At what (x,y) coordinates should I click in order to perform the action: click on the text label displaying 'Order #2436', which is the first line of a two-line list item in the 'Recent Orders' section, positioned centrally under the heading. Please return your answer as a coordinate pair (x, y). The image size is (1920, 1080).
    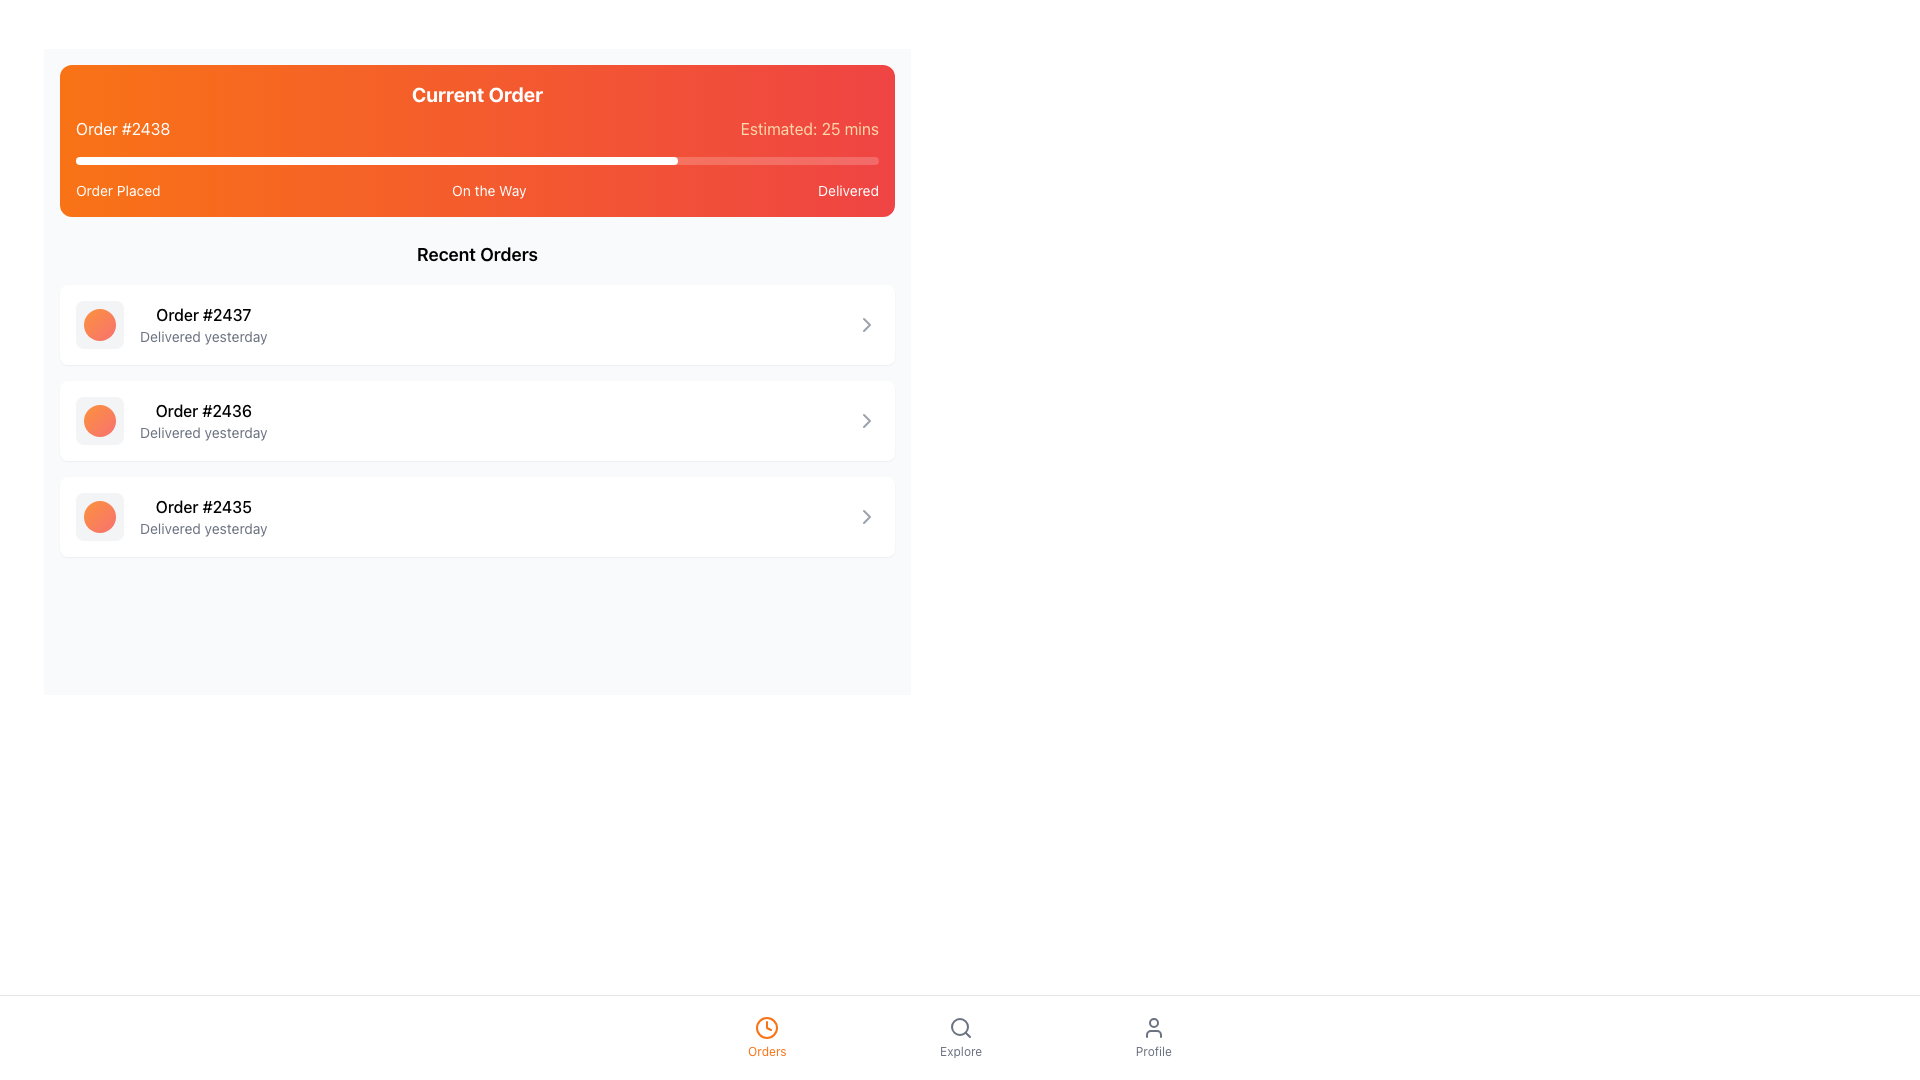
    Looking at the image, I should click on (203, 410).